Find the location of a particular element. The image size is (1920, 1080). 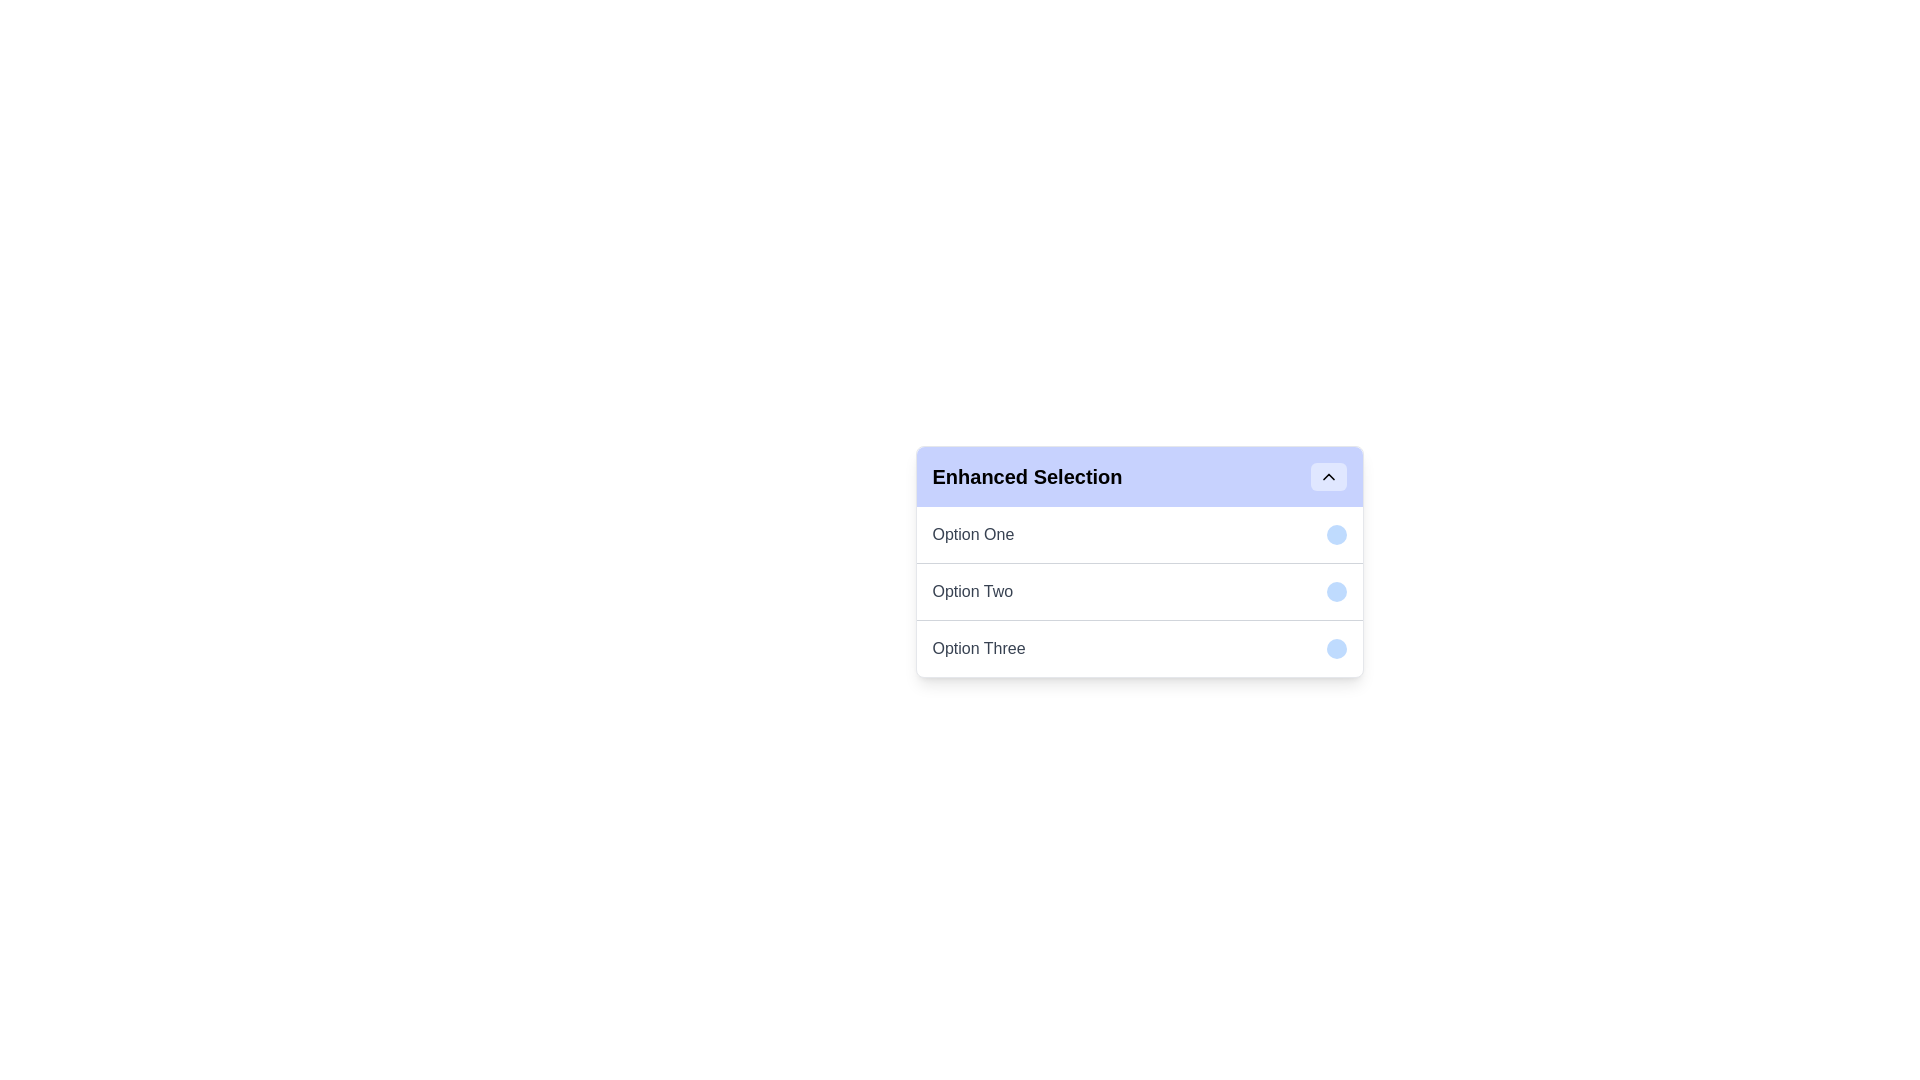

label 'Option Two', which is the second option in the dropdown list 'Enhanced Selection' is located at coordinates (972, 590).